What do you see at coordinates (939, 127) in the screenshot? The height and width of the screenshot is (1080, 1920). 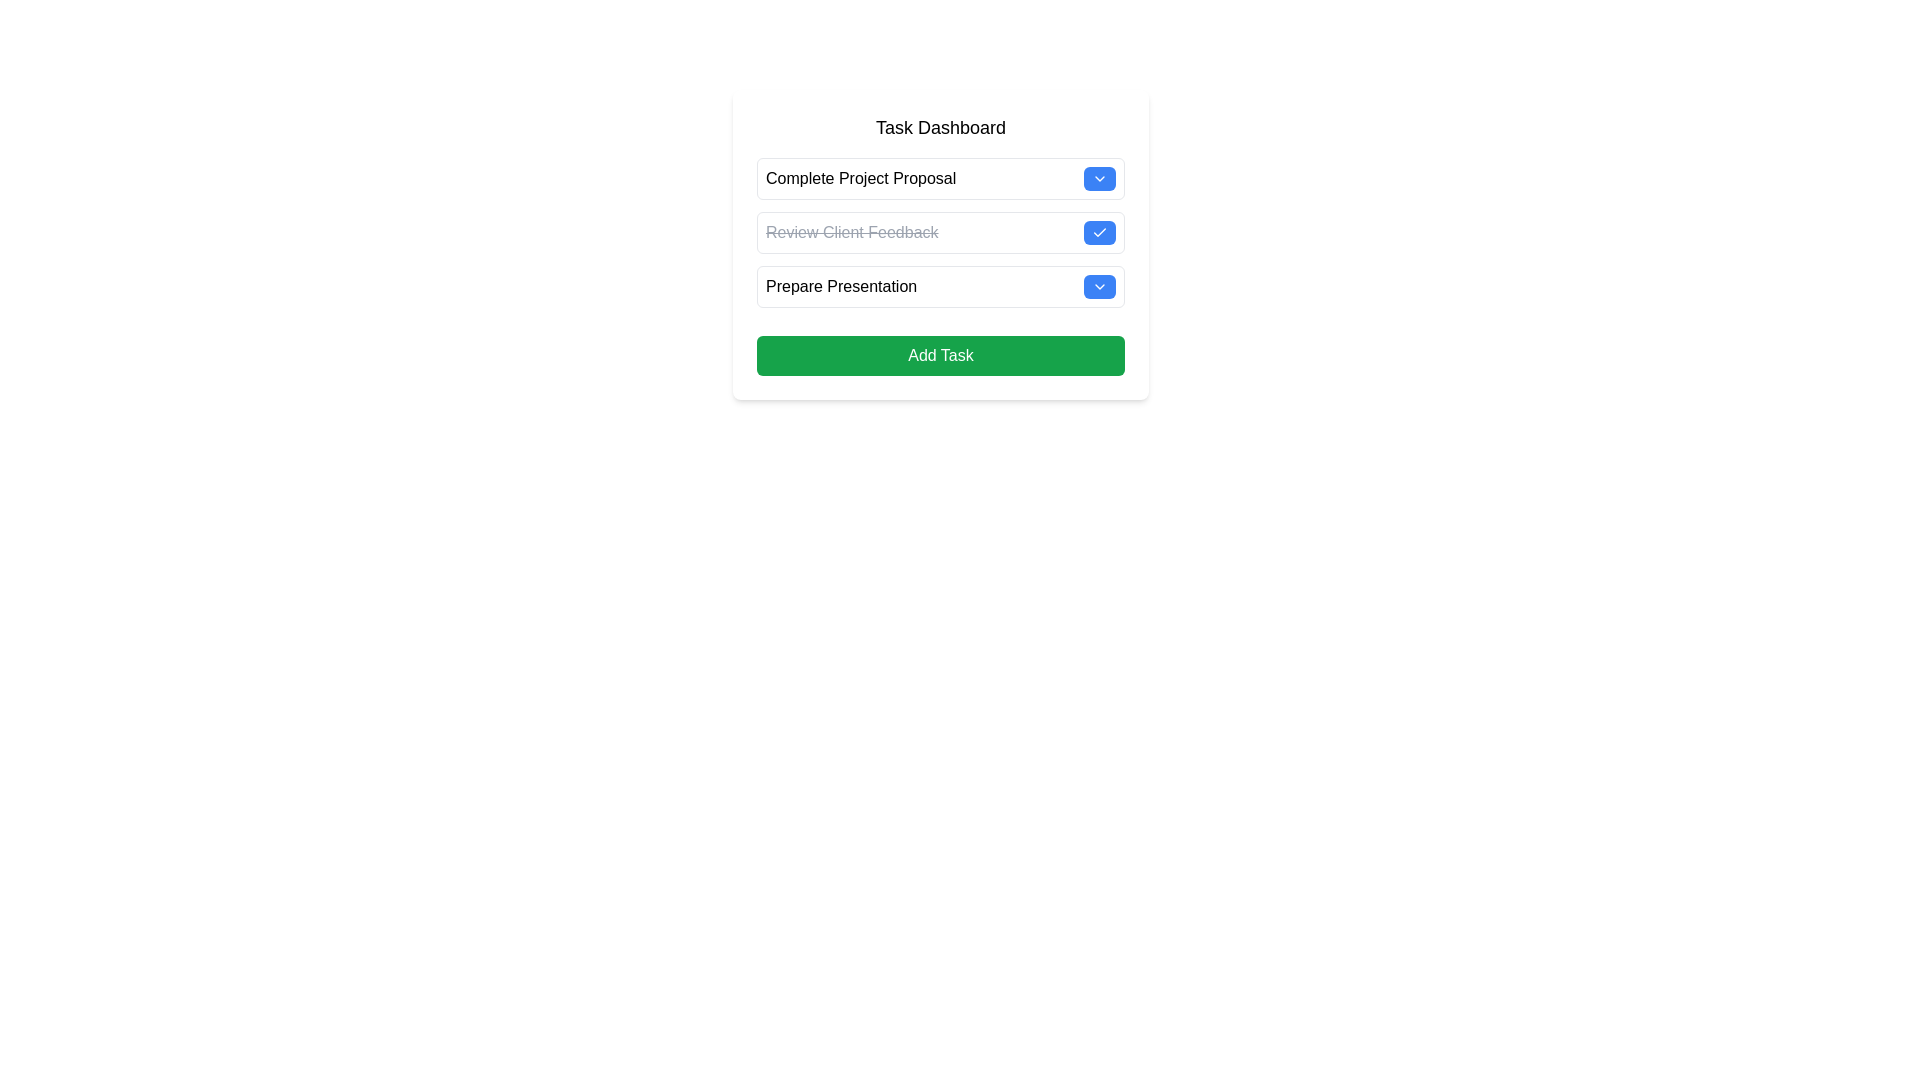 I see `the 'Task Dashboard' text label, which is a bold header at the top center of a white rounded card UI containing task information` at bounding box center [939, 127].